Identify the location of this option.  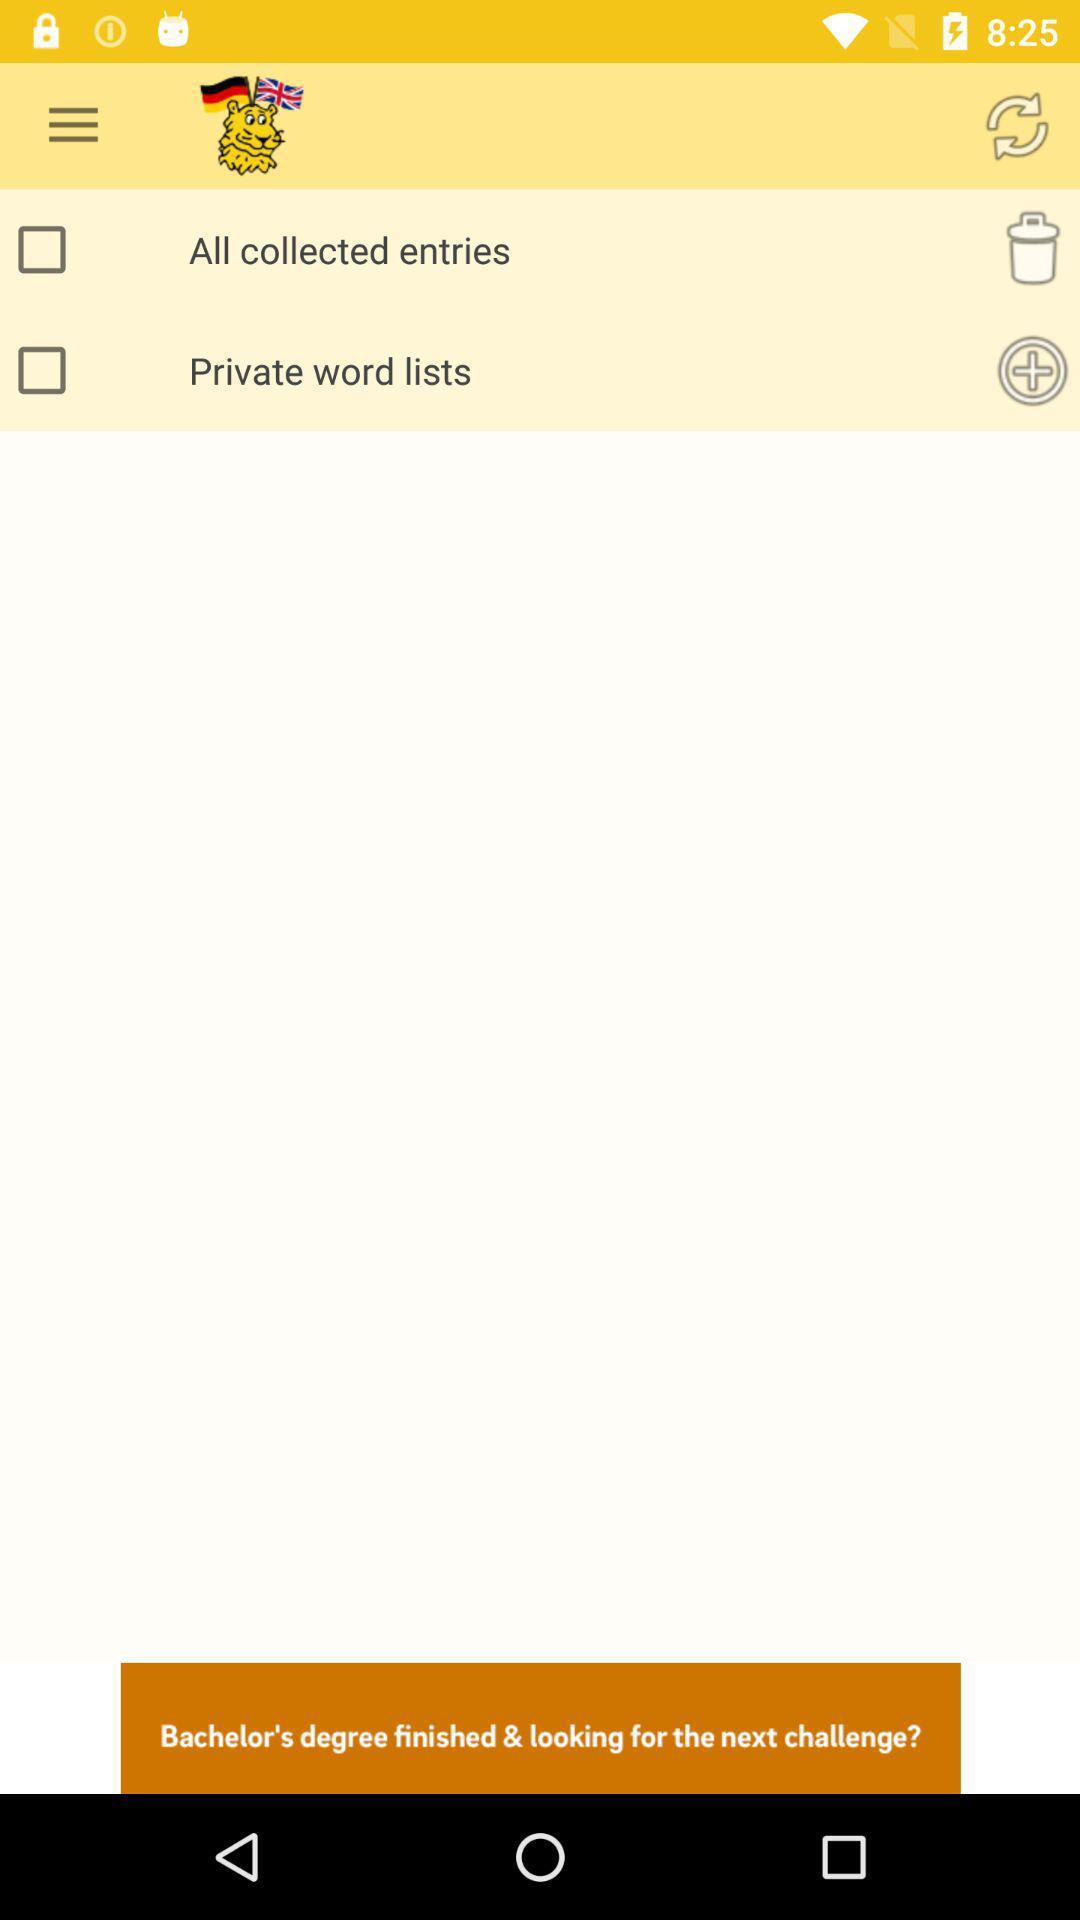
(46, 370).